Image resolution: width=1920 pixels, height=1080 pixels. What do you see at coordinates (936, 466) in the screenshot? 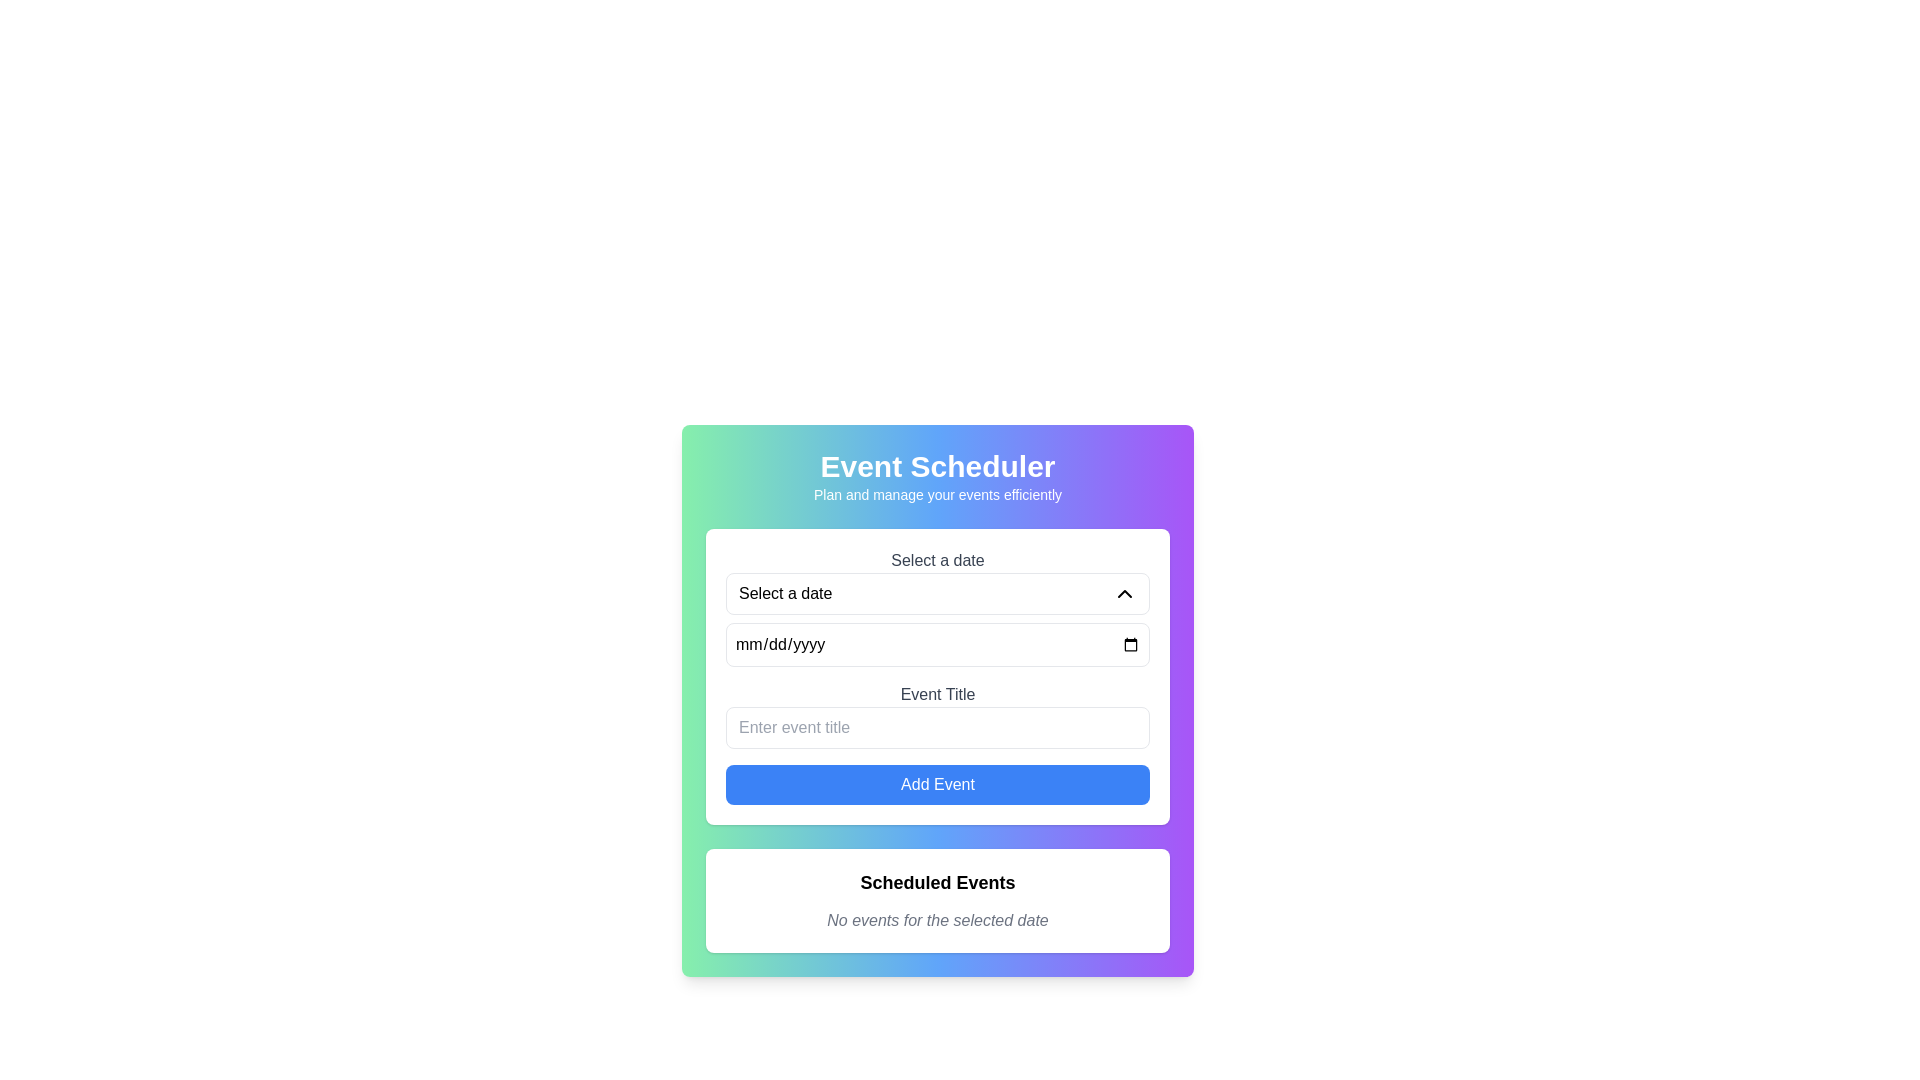
I see `the Heading text at the top of the main section of the interface that indicates the purpose or identity of the application related to scheduling events` at bounding box center [936, 466].